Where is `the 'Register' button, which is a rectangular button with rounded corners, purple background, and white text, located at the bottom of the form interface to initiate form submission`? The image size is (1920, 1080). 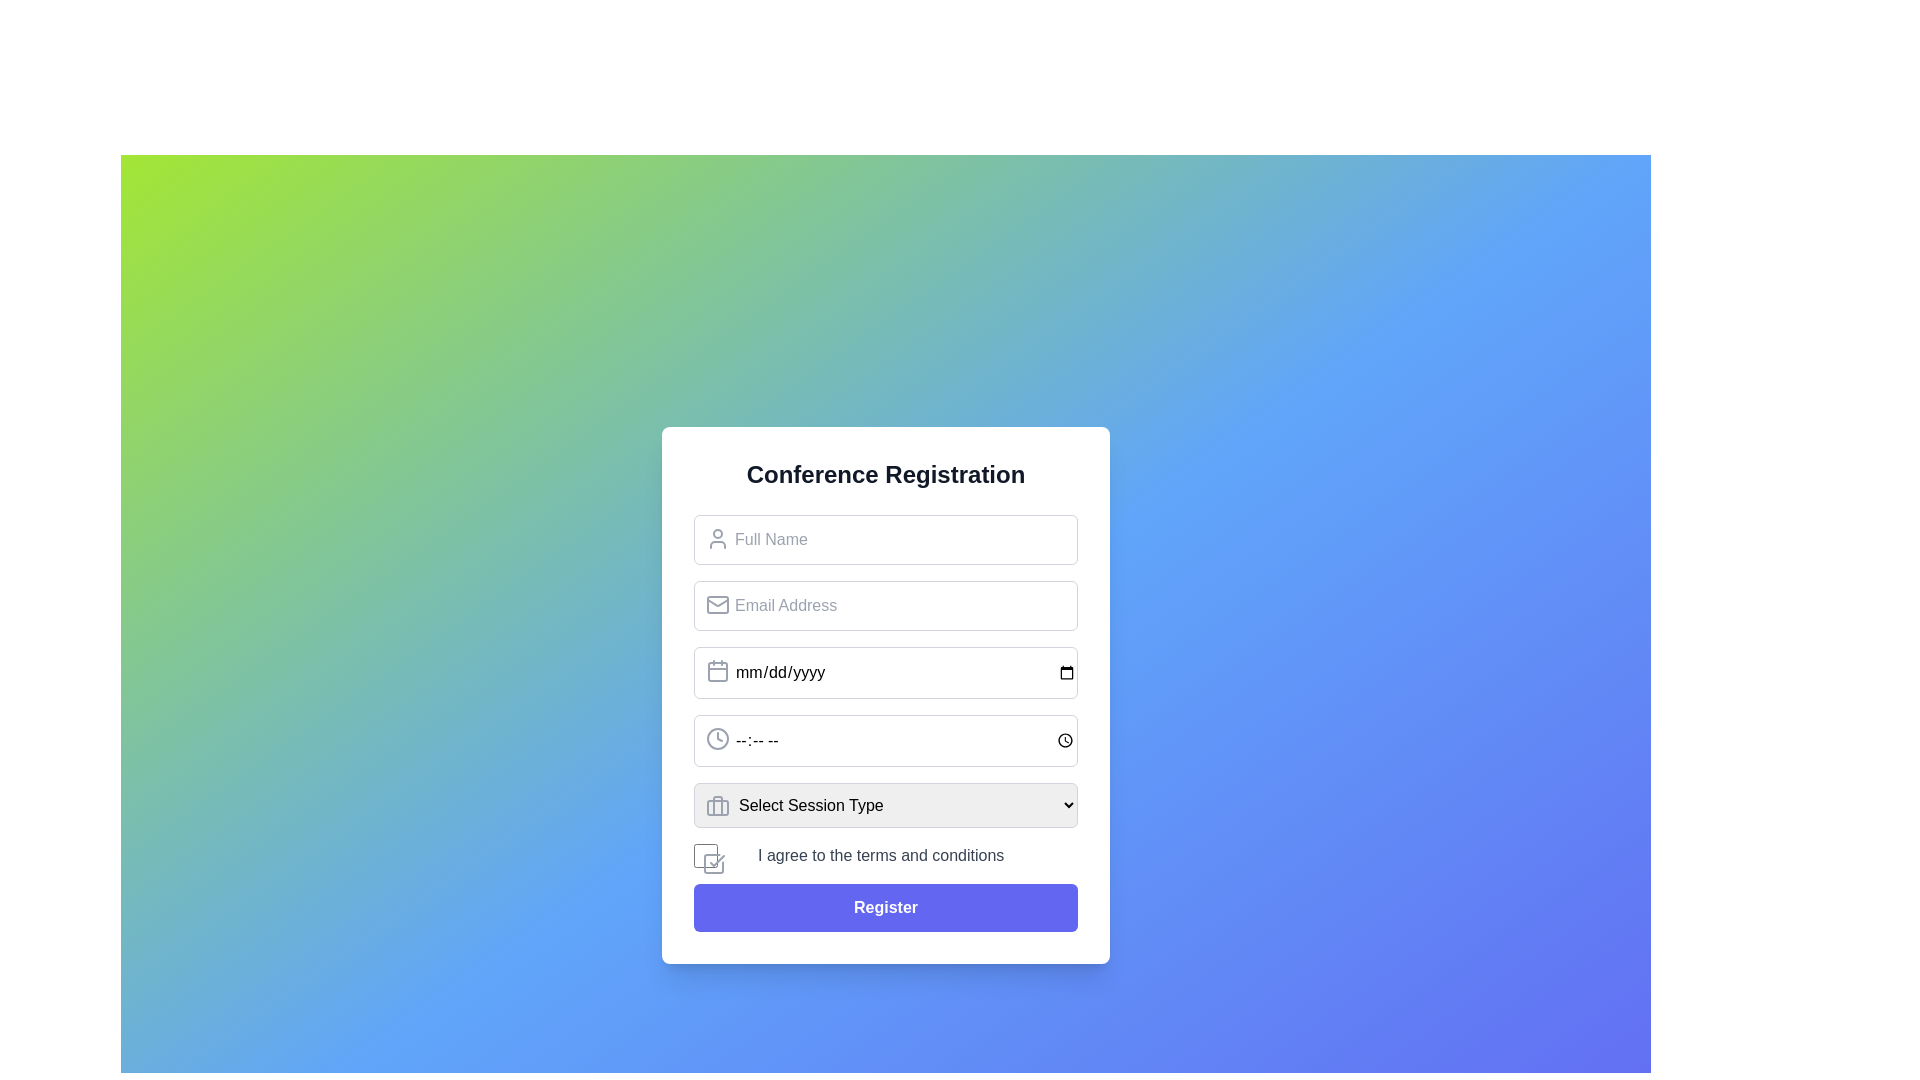
the 'Register' button, which is a rectangular button with rounded corners, purple background, and white text, located at the bottom of the form interface to initiate form submission is located at coordinates (885, 907).